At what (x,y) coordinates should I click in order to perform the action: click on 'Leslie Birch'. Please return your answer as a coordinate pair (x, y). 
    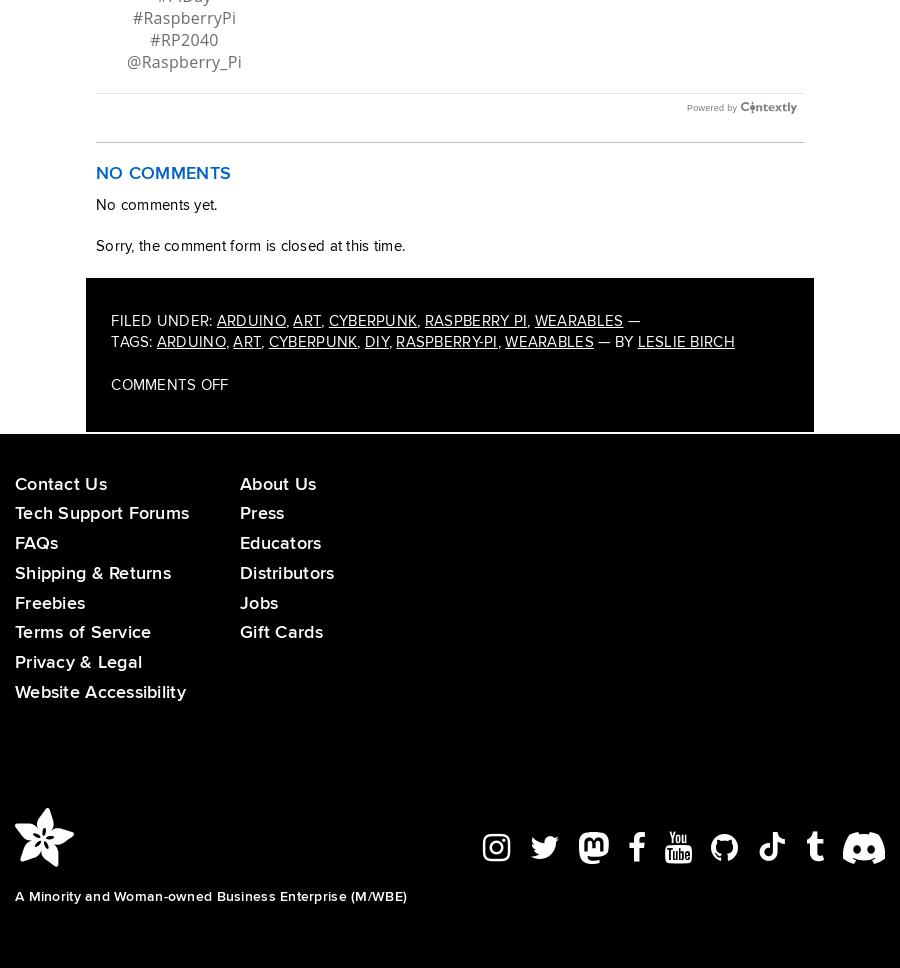
    Looking at the image, I should click on (684, 363).